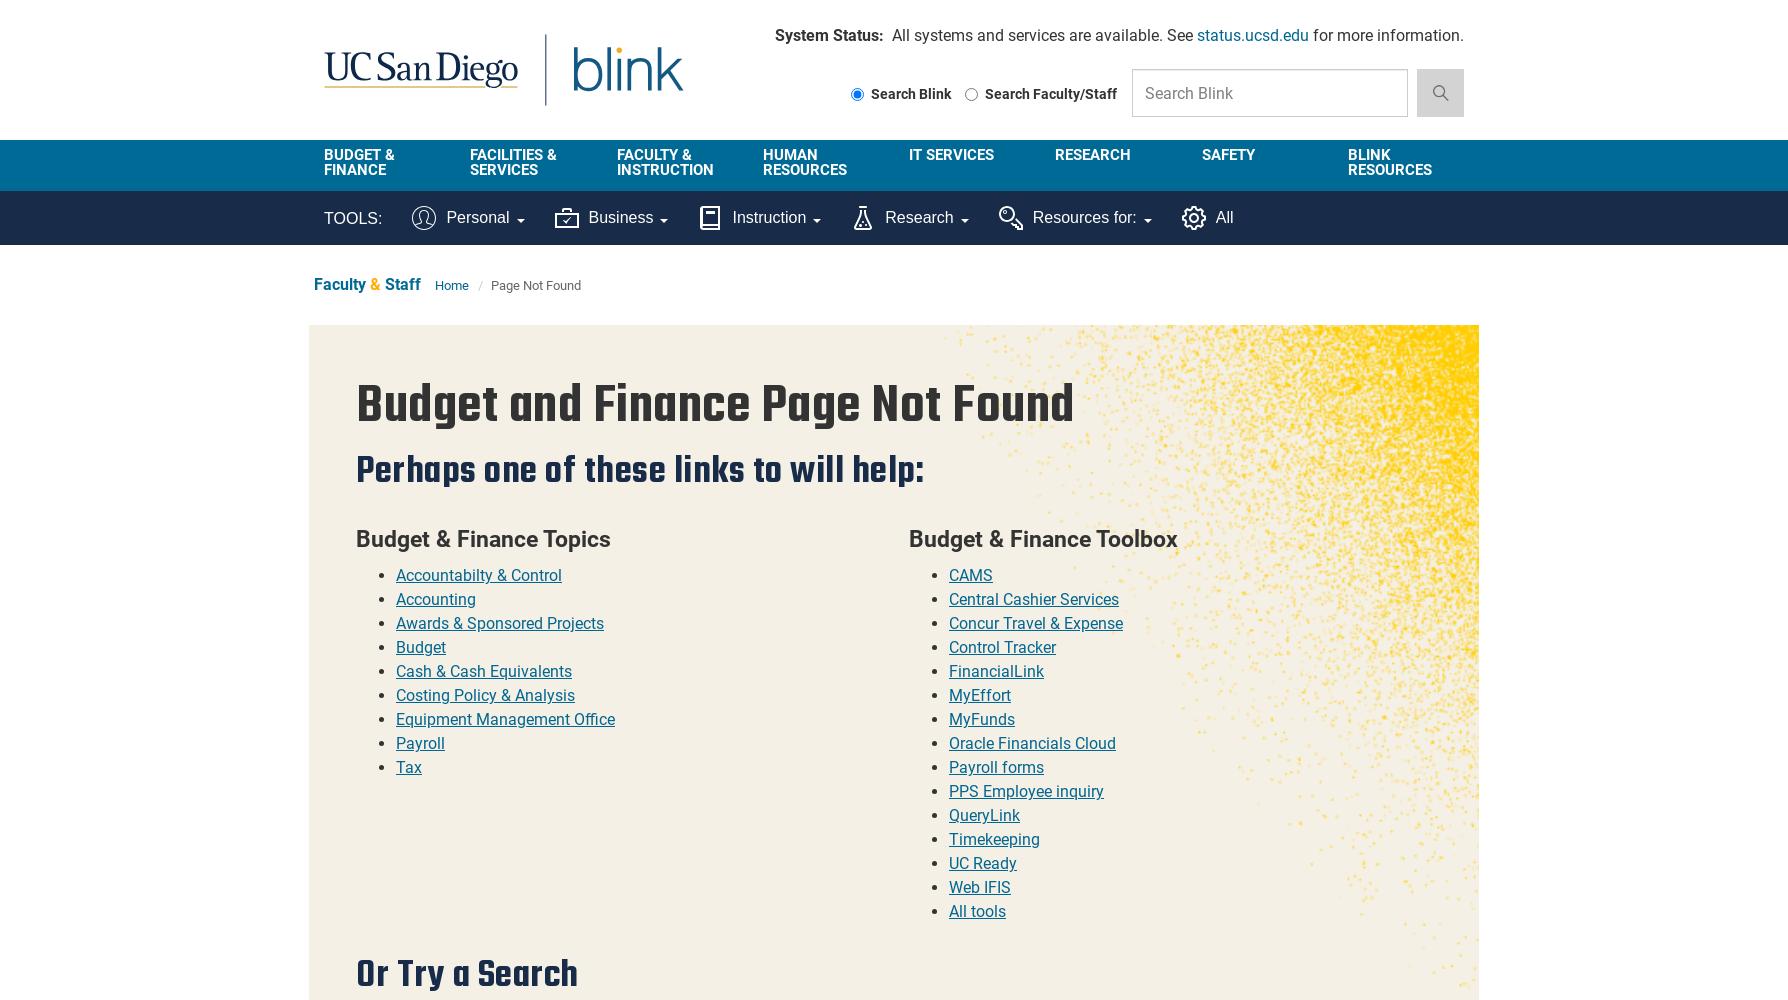  What do you see at coordinates (374, 284) in the screenshot?
I see `'&'` at bounding box center [374, 284].